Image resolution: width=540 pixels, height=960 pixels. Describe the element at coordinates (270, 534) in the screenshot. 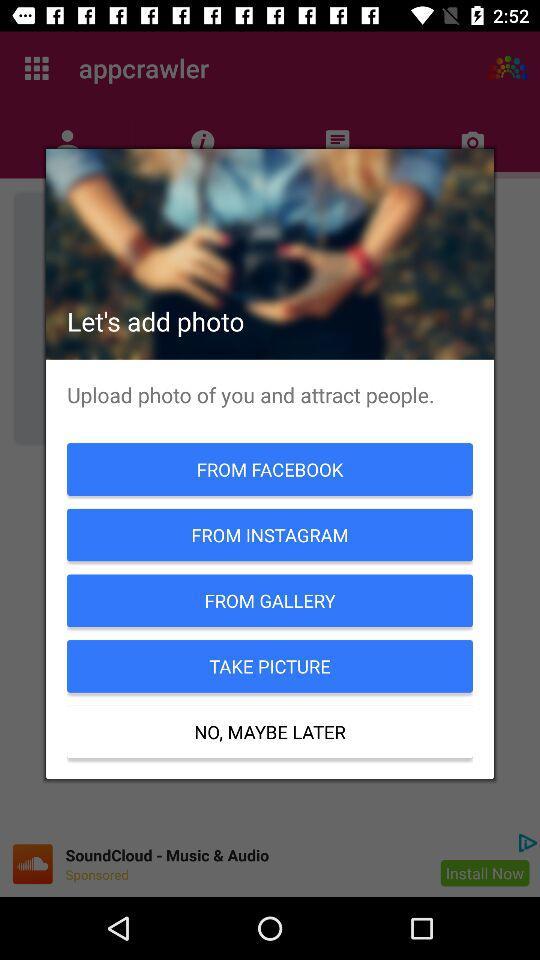

I see `the icon above the from gallery item` at that location.